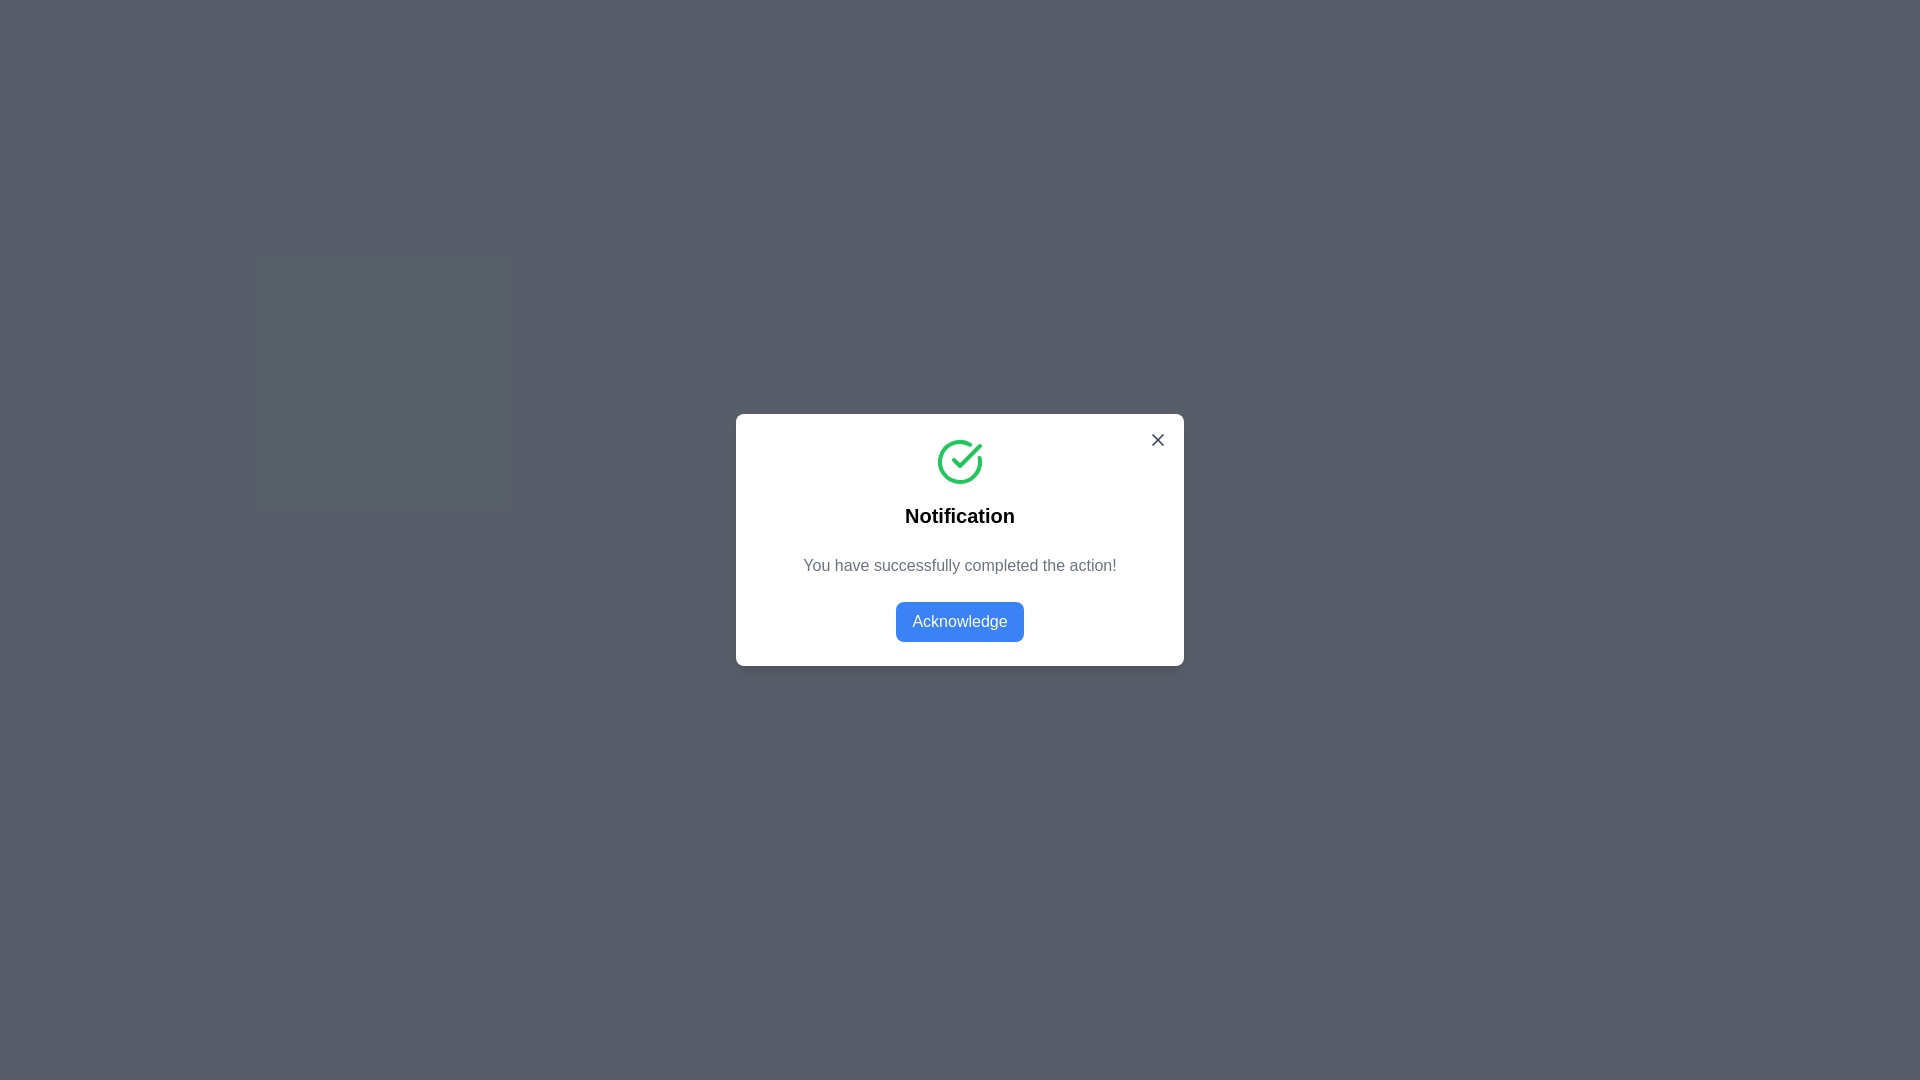 The width and height of the screenshot is (1920, 1080). Describe the element at coordinates (1157, 438) in the screenshot. I see `the close button icon located at the top-right corner of the modal to observe the color change` at that location.